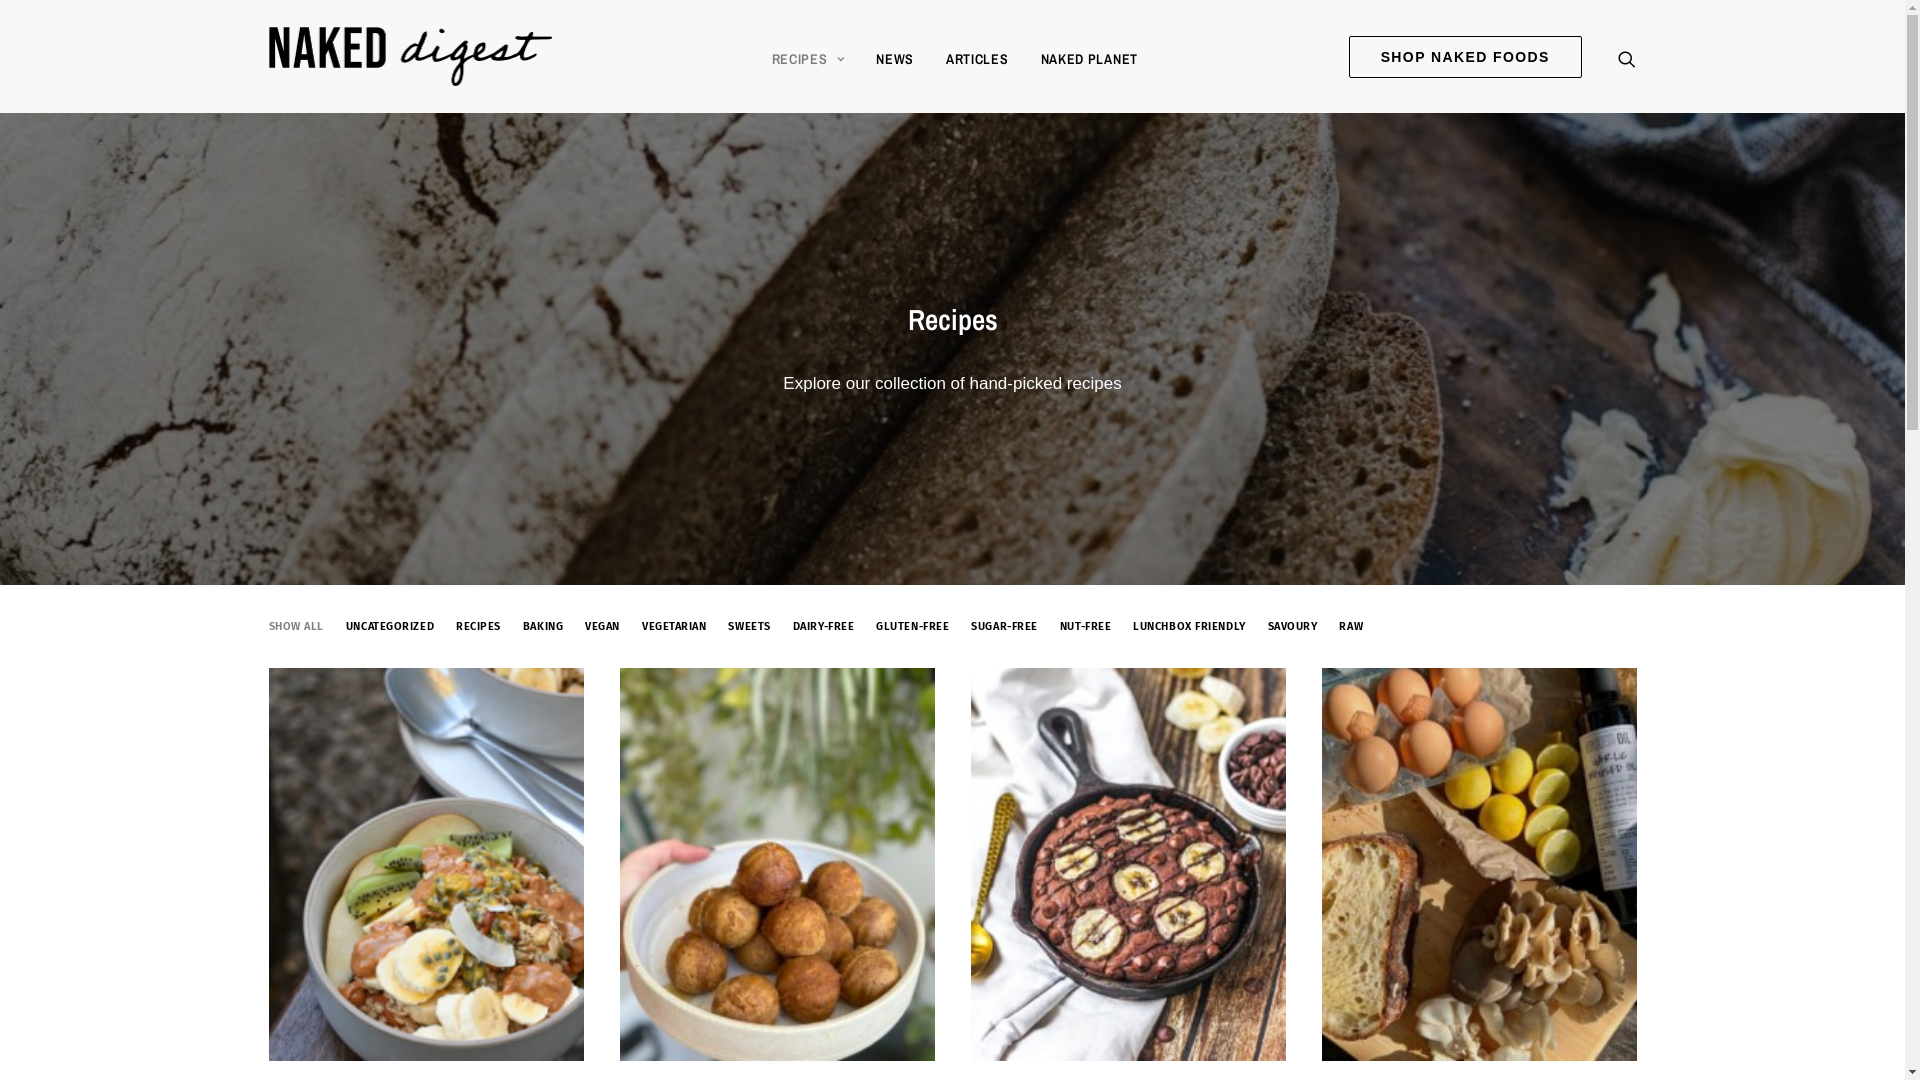  I want to click on 'NEWS', so click(893, 55).